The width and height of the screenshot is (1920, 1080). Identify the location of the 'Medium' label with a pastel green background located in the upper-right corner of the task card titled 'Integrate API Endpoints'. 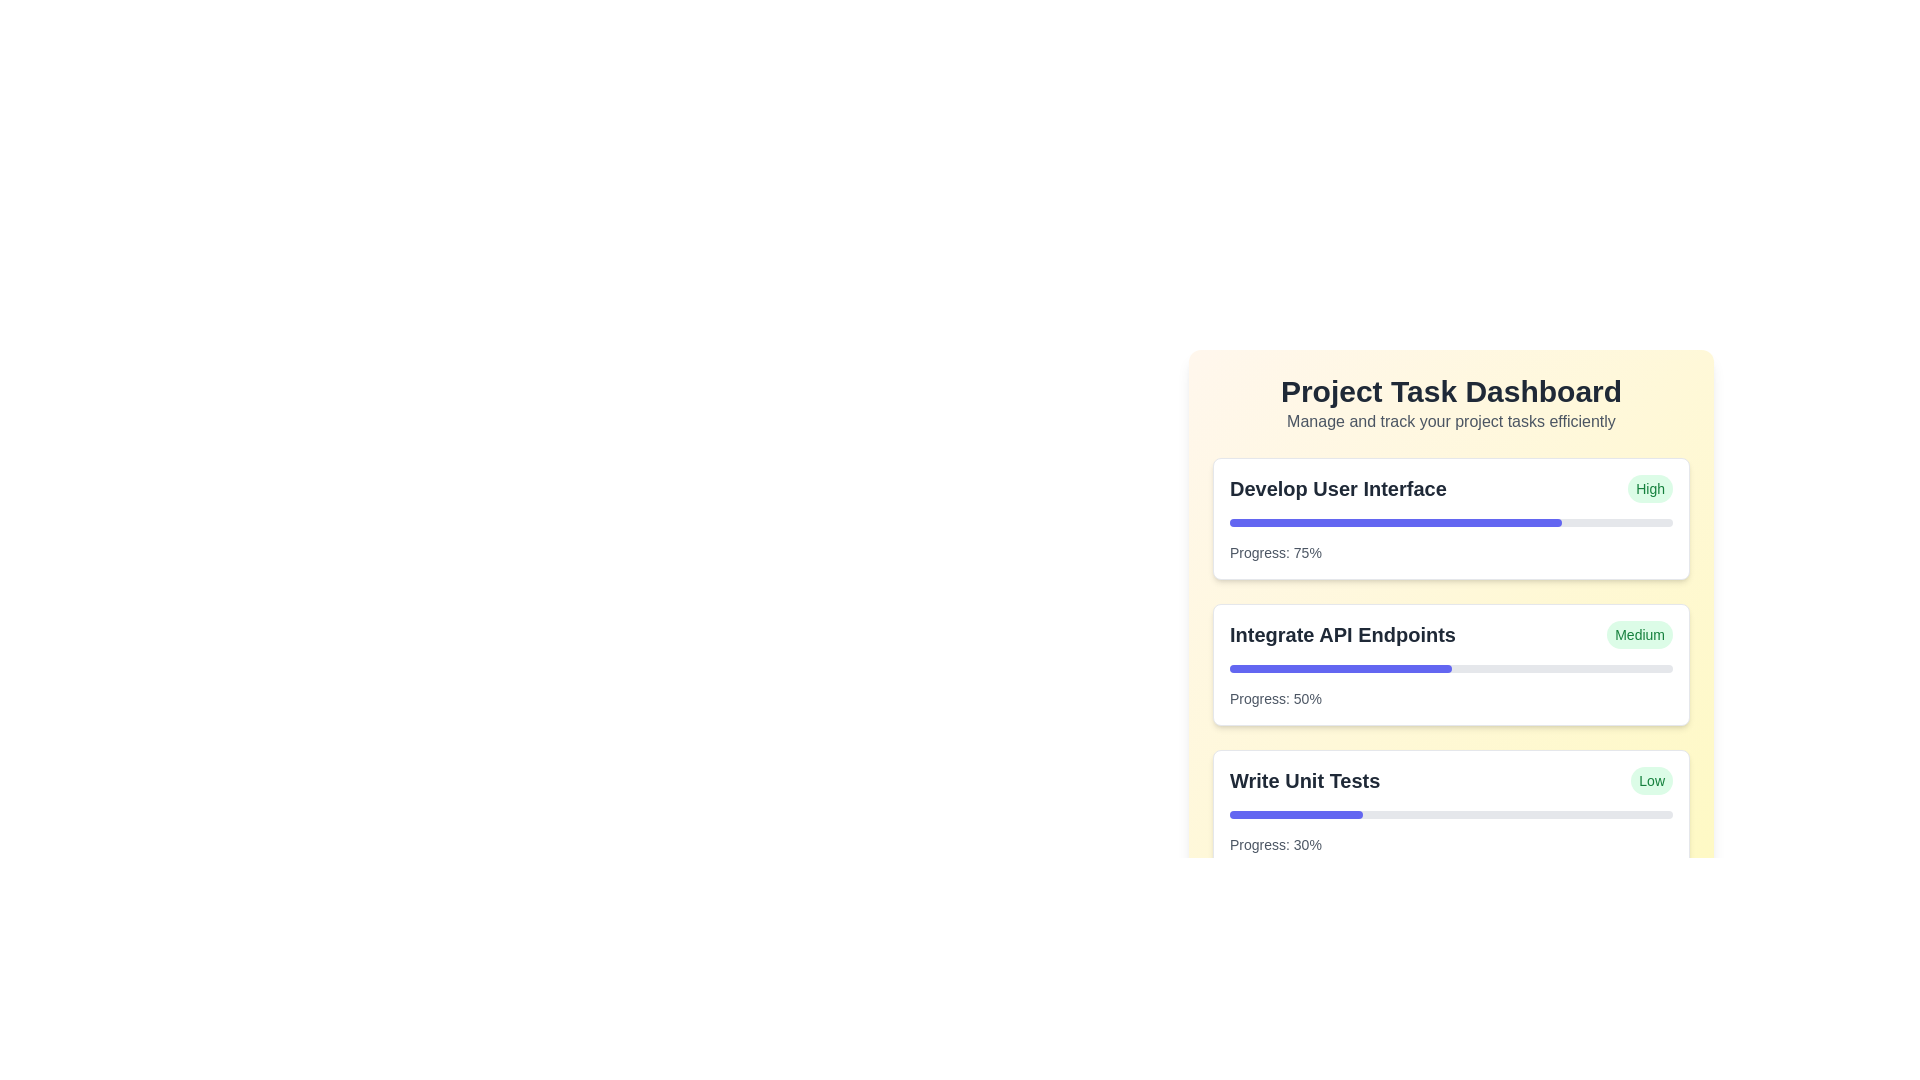
(1640, 635).